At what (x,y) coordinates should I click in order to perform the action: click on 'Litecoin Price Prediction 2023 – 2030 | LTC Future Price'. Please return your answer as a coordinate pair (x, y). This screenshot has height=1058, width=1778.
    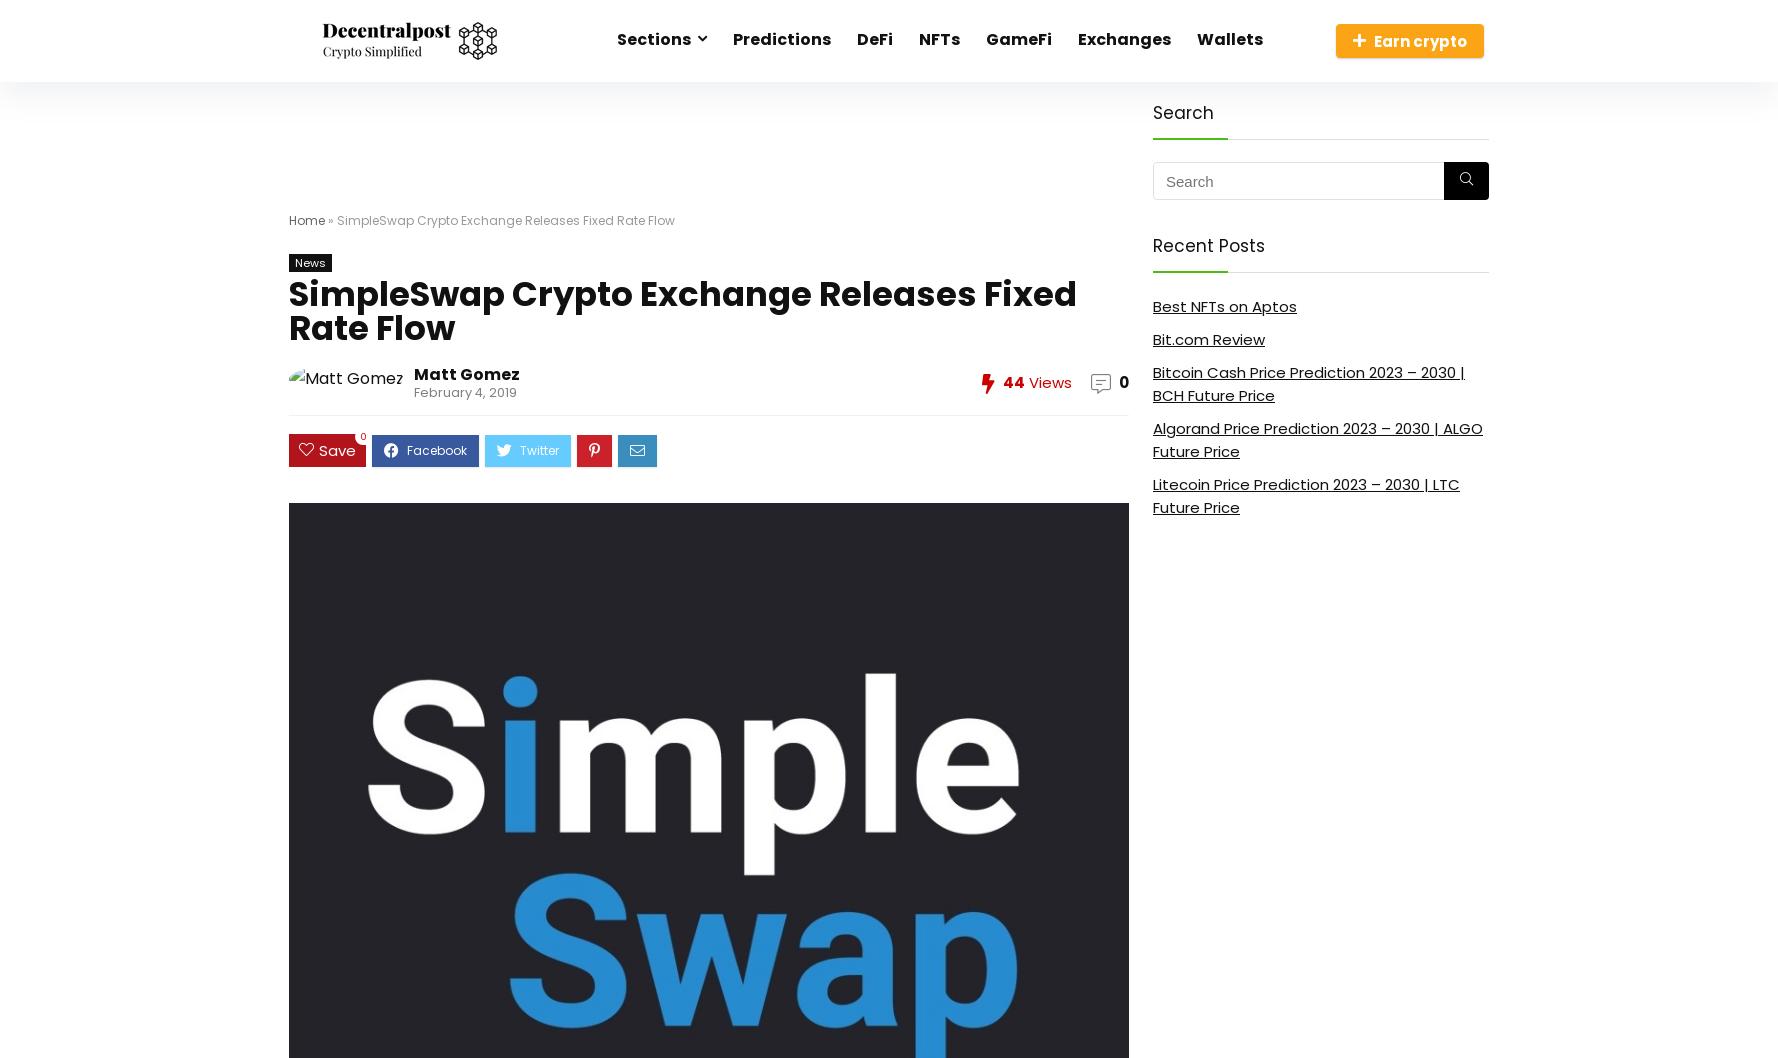
    Looking at the image, I should click on (1306, 494).